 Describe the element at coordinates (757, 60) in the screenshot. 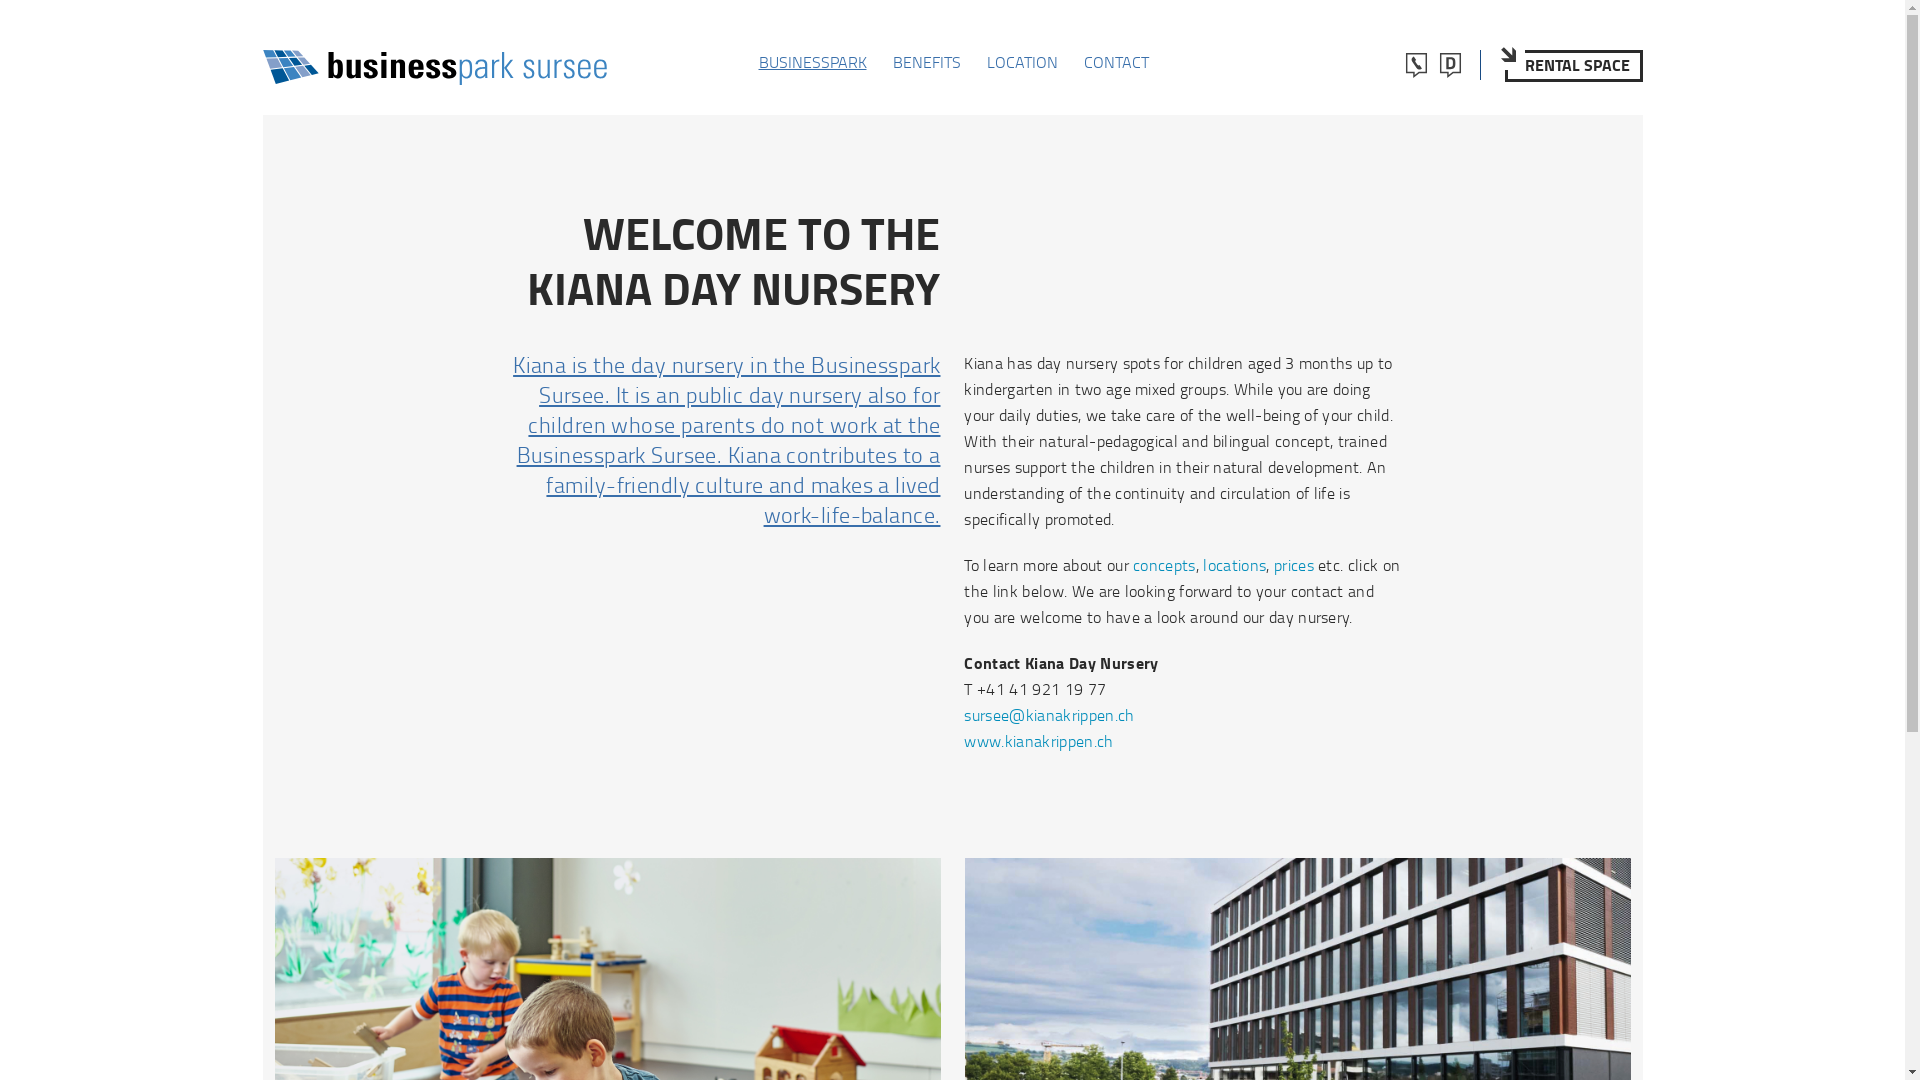

I see `'BUSINESSPARK'` at that location.